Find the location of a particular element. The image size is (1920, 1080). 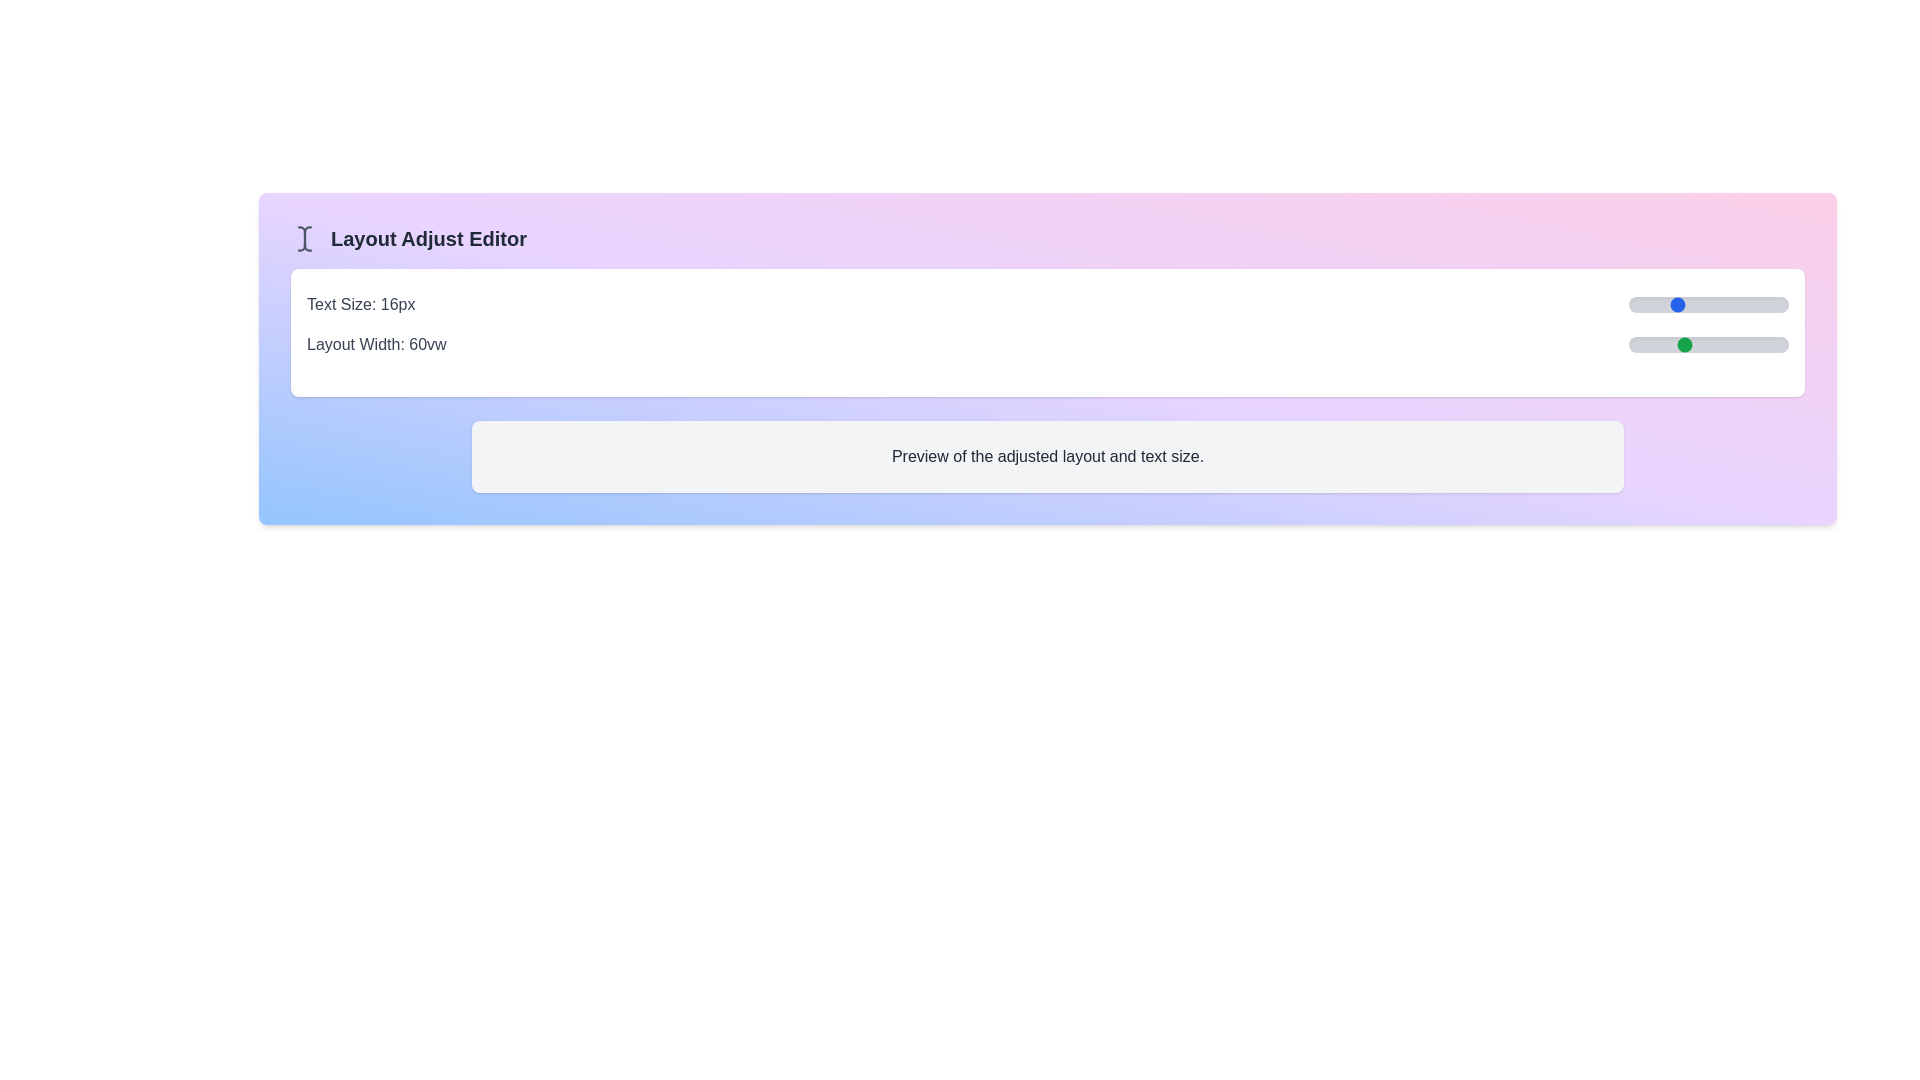

the slider is located at coordinates (1780, 343).